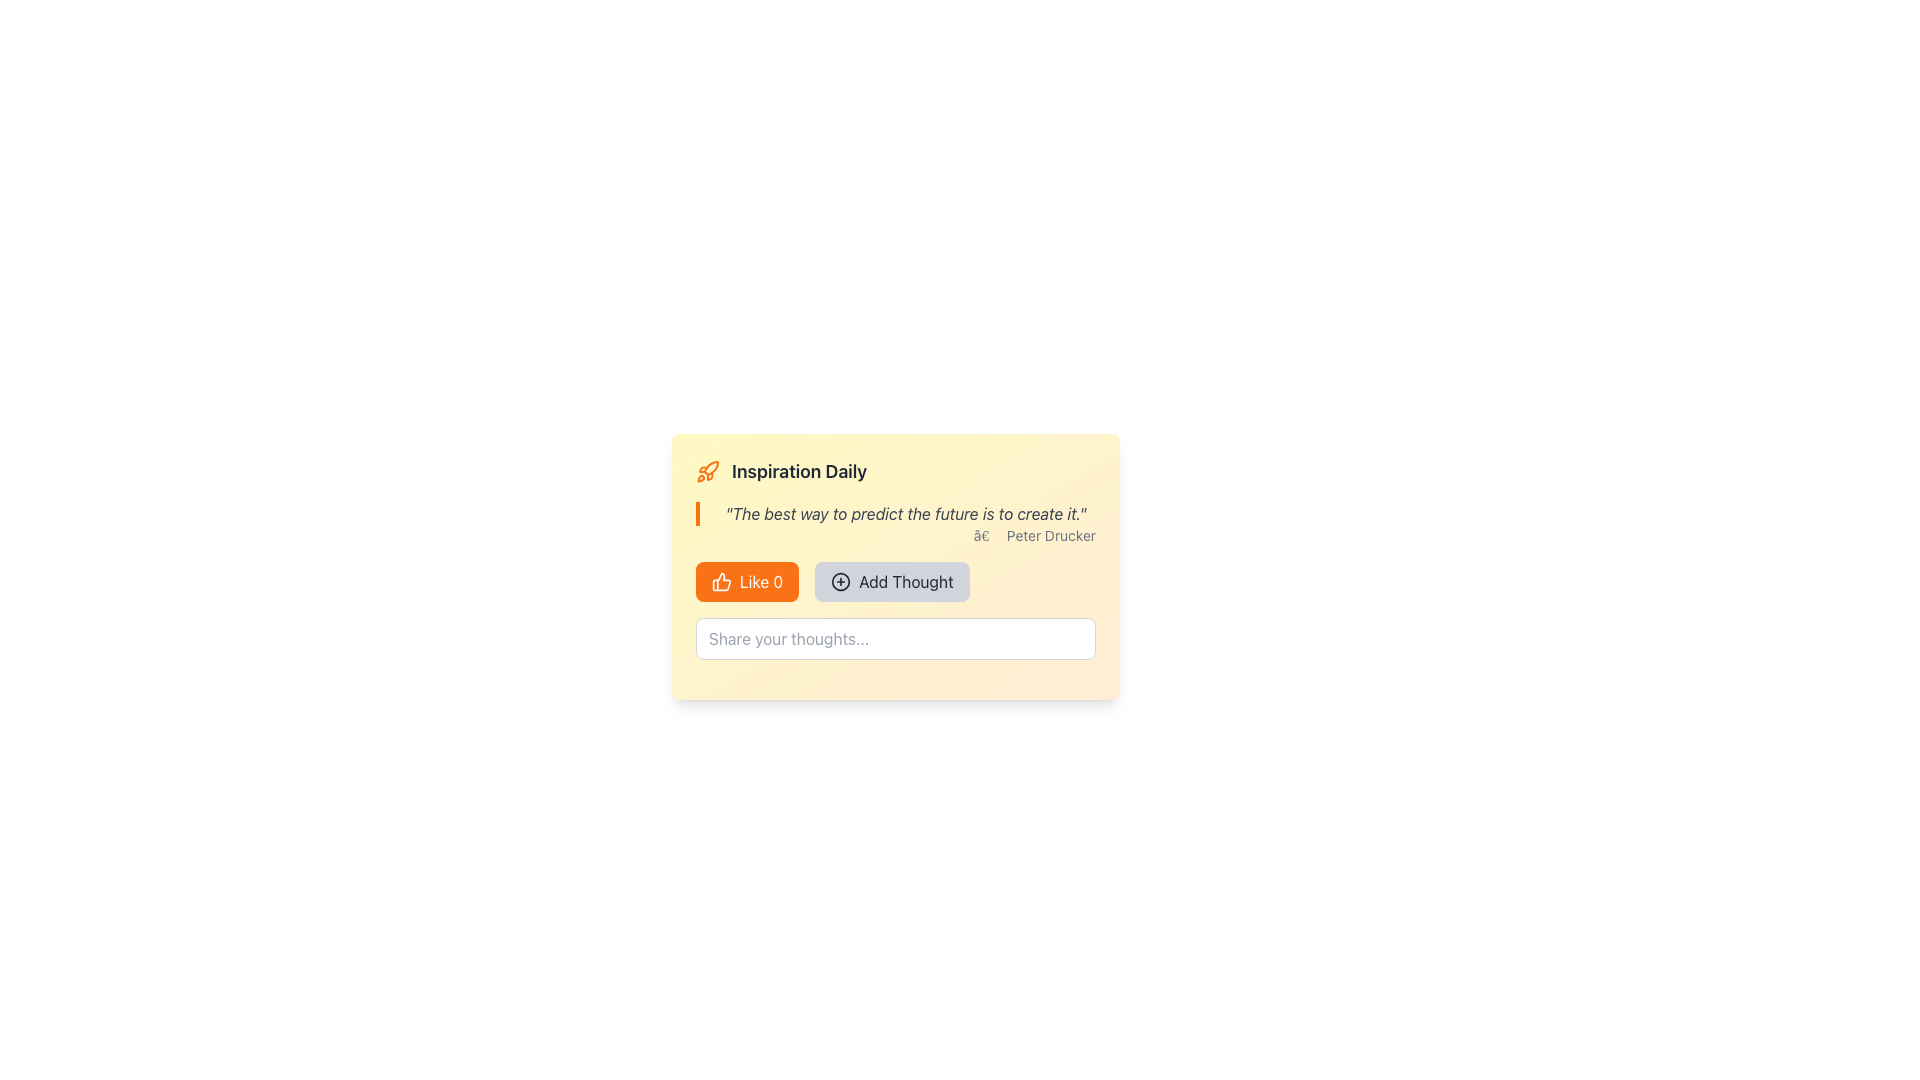 Image resolution: width=1920 pixels, height=1080 pixels. Describe the element at coordinates (720, 582) in the screenshot. I see `the thumbs-up icon located on the left side of the 'Like 0' button under the title 'Inspiration Daily'` at that location.